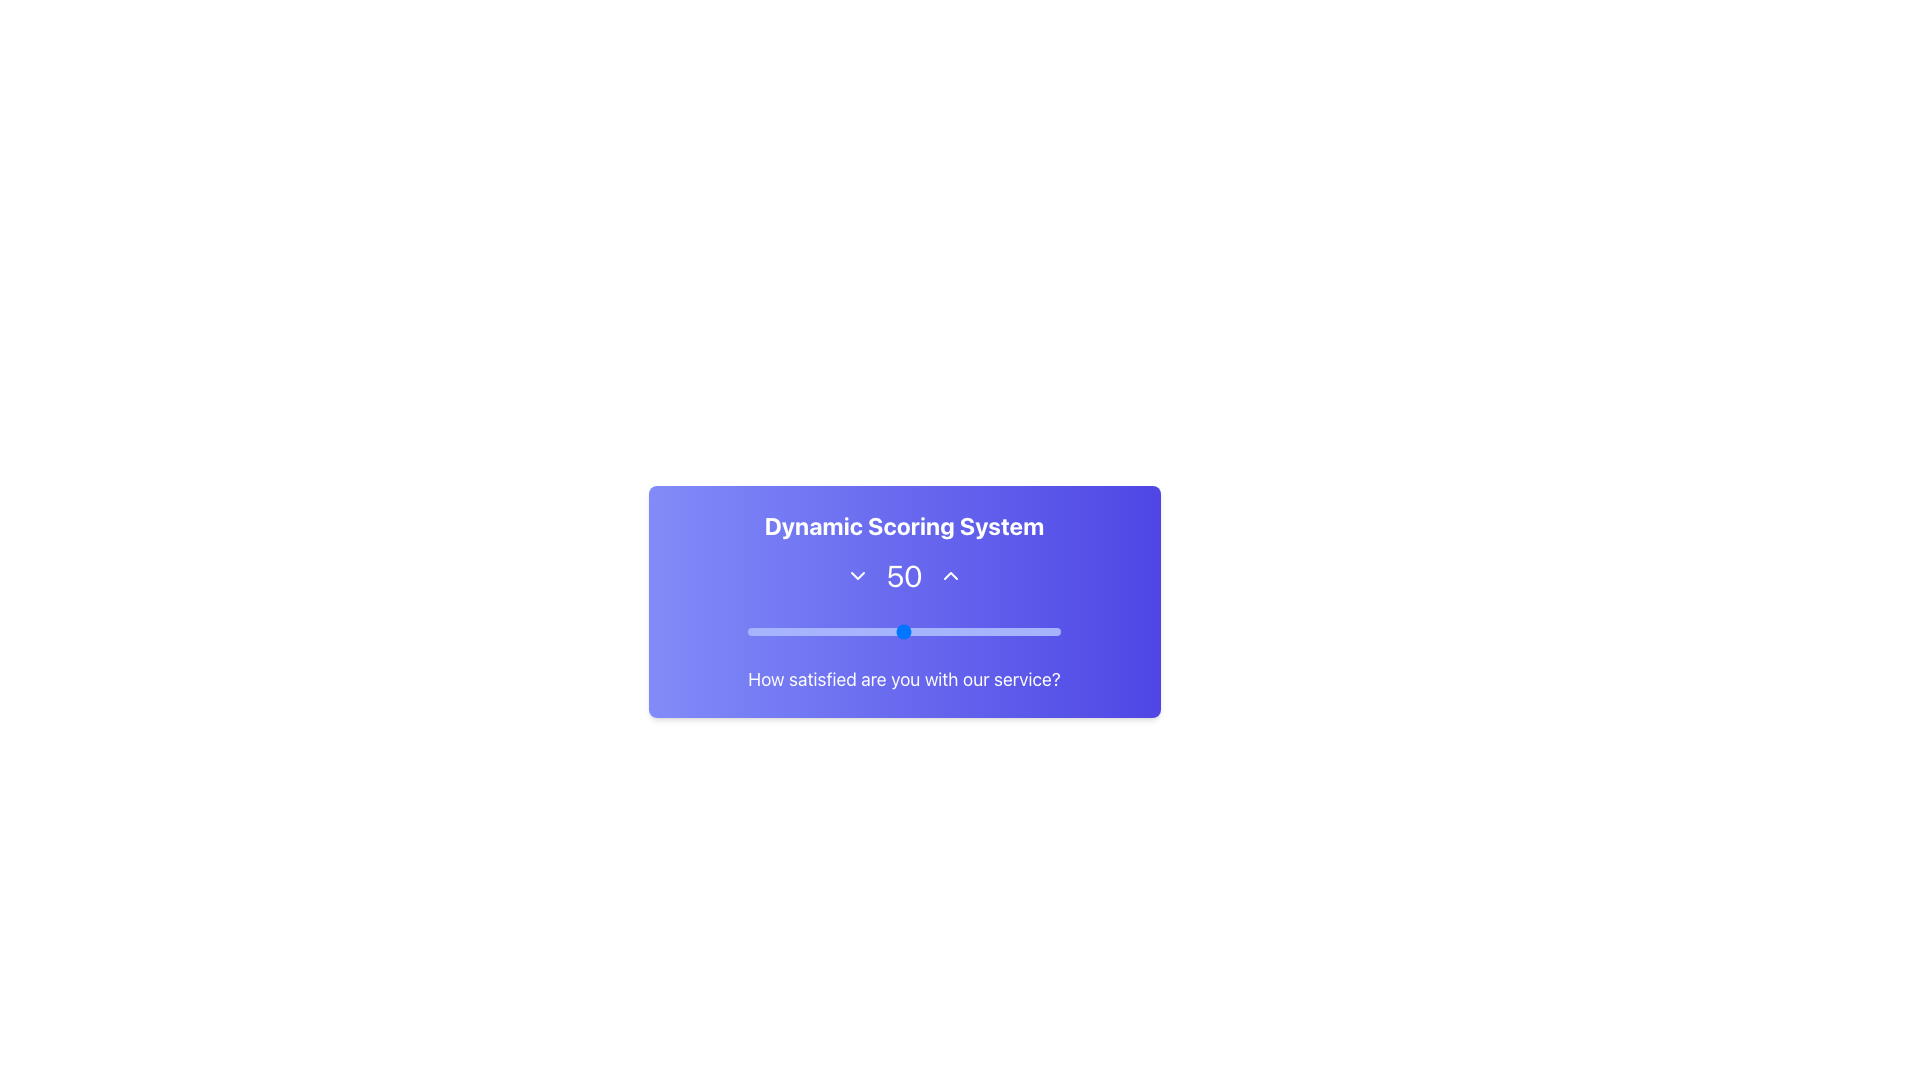 Image resolution: width=1920 pixels, height=1080 pixels. Describe the element at coordinates (1040, 627) in the screenshot. I see `the slider` at that location.